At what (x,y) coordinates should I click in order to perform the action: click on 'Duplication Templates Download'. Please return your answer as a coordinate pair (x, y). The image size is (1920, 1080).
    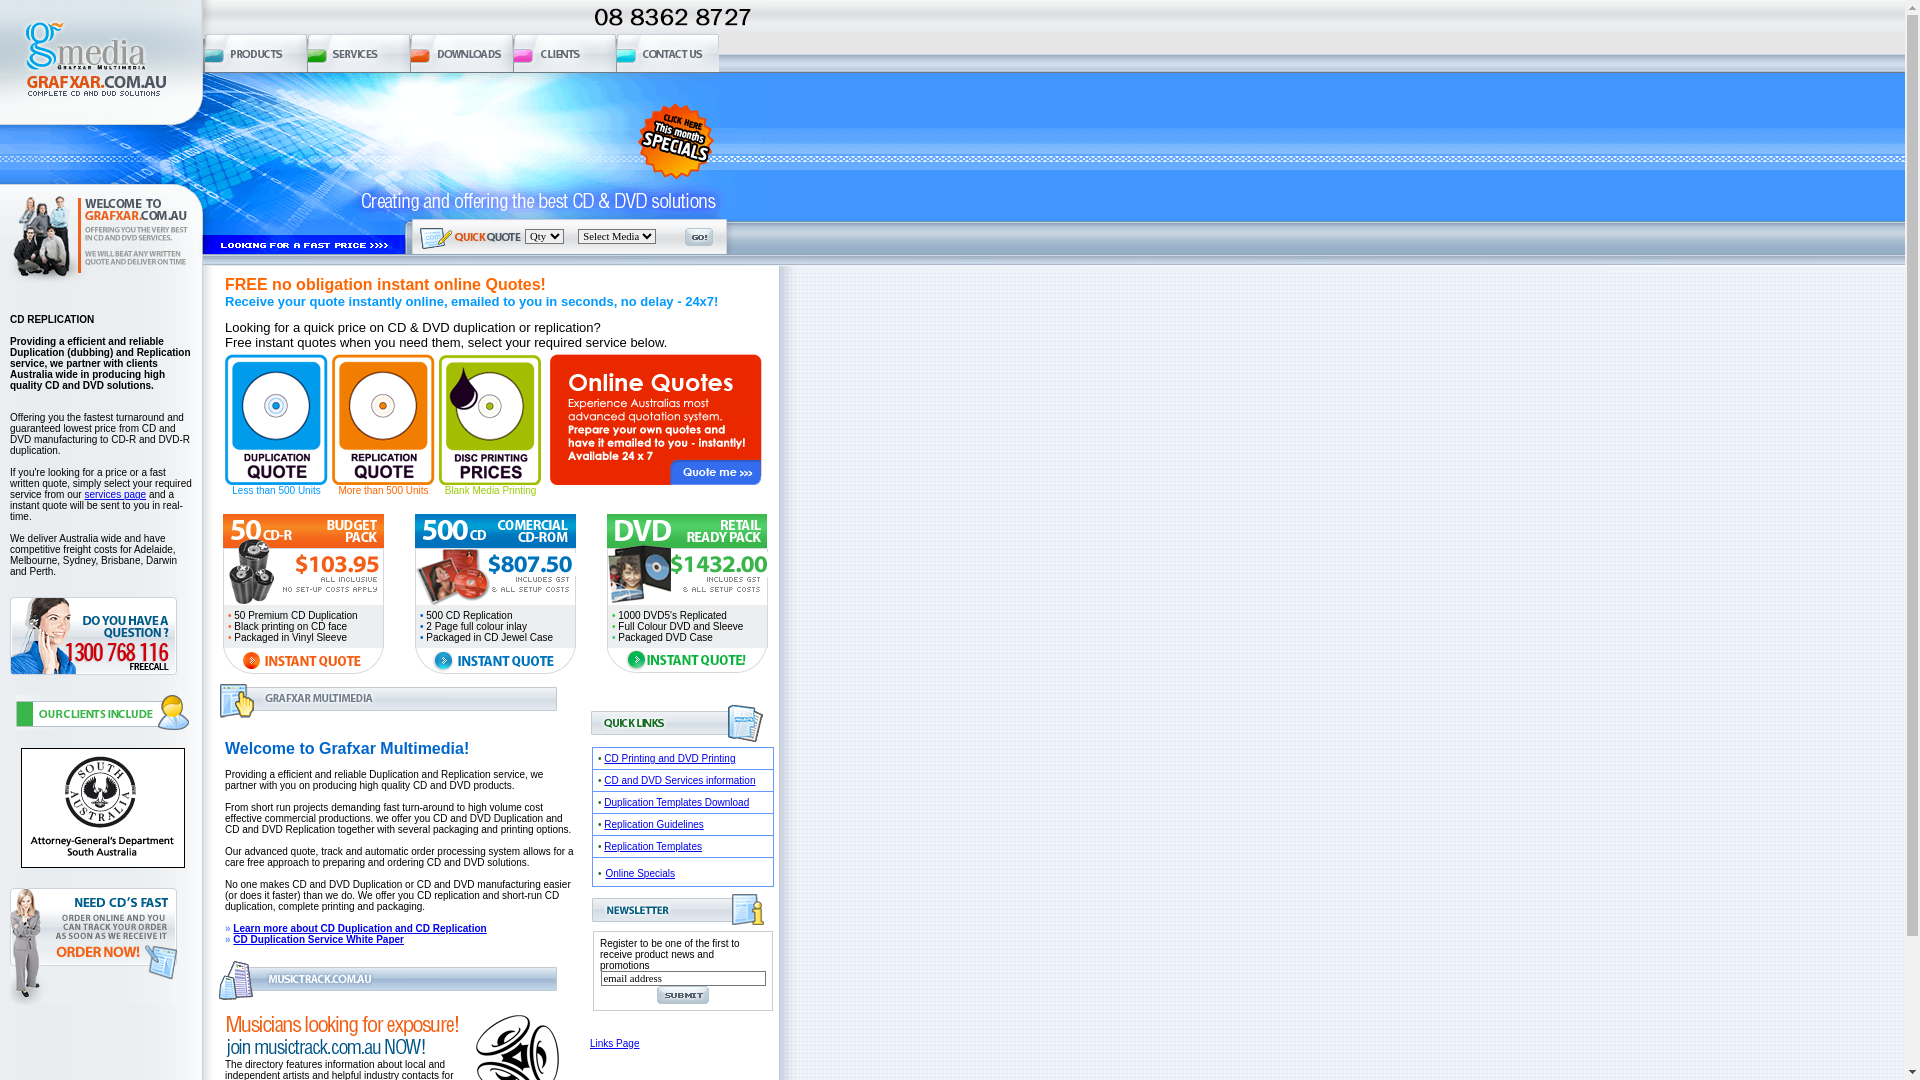
    Looking at the image, I should click on (676, 801).